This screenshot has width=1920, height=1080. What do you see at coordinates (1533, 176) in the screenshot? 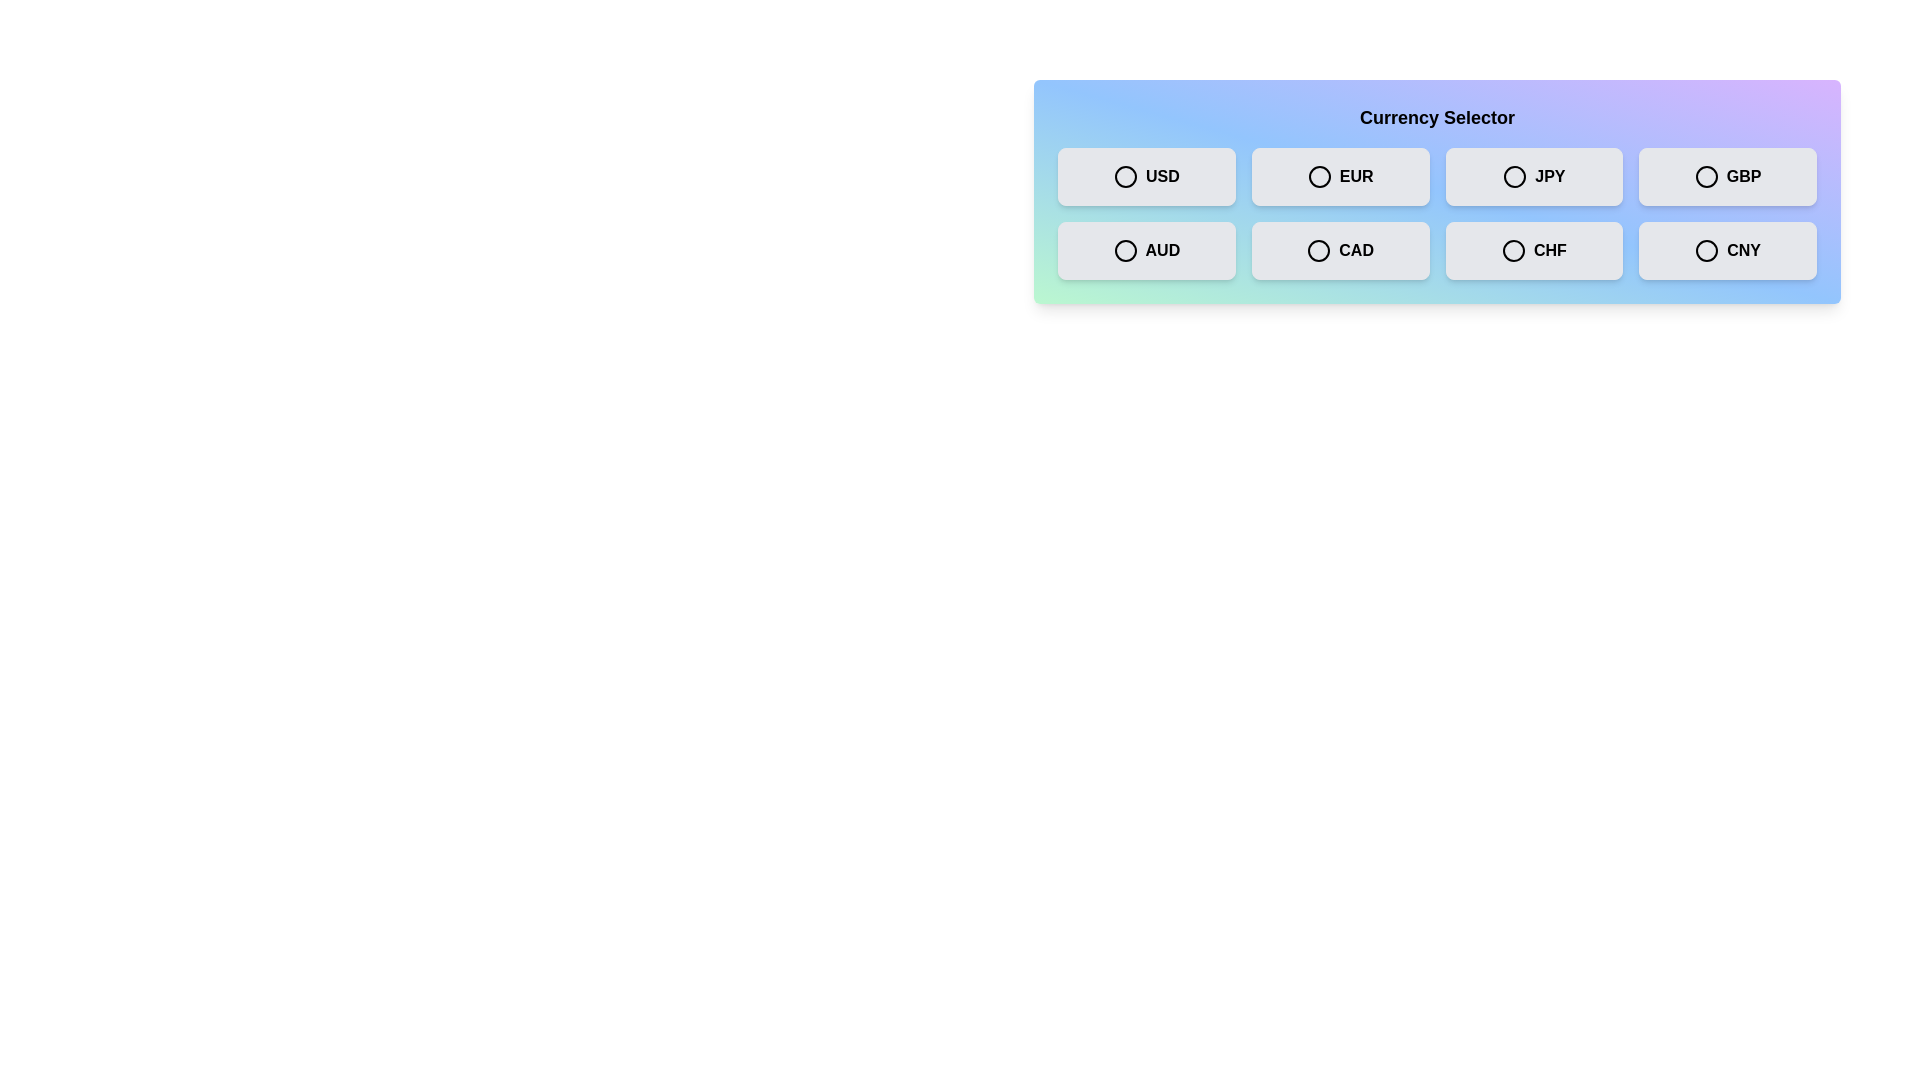
I see `the currency box labeled JPY to observe the hover effect` at bounding box center [1533, 176].